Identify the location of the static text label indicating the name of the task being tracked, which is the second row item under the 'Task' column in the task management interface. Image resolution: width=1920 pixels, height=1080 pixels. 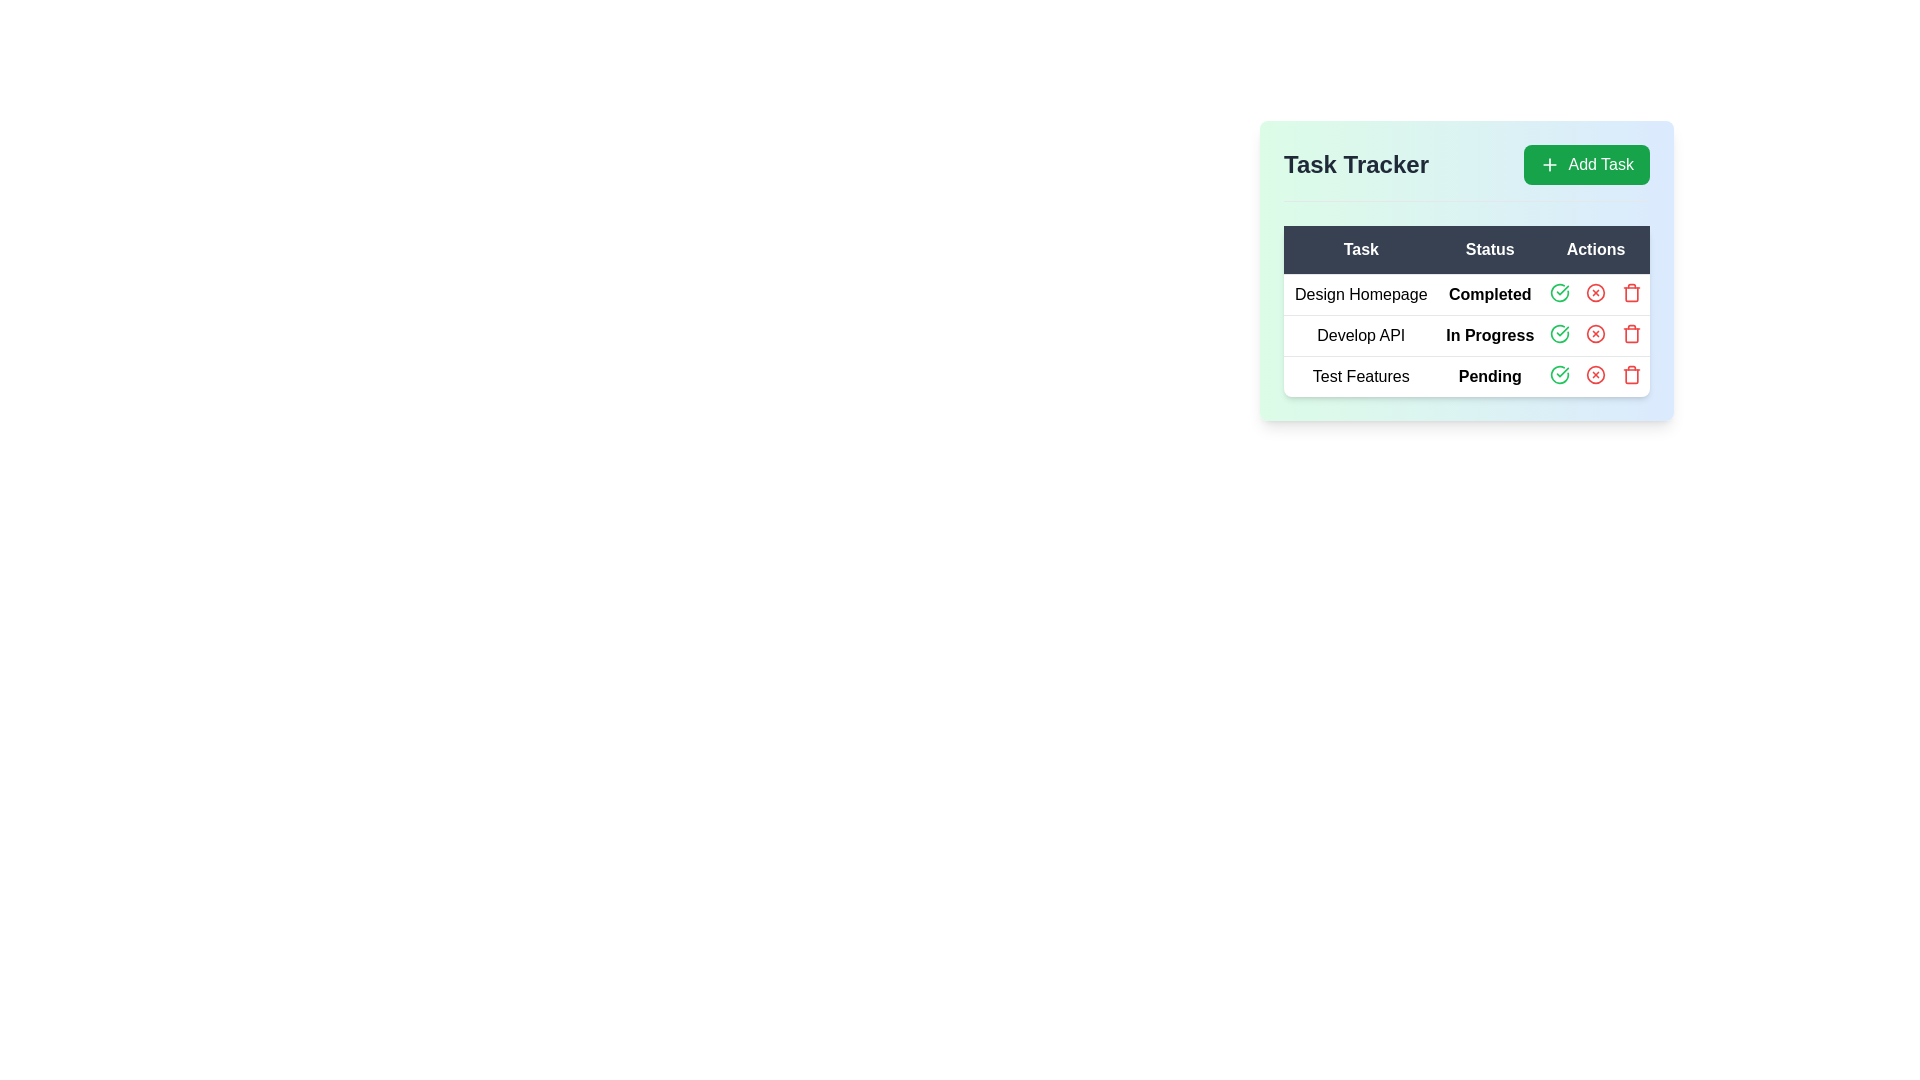
(1360, 334).